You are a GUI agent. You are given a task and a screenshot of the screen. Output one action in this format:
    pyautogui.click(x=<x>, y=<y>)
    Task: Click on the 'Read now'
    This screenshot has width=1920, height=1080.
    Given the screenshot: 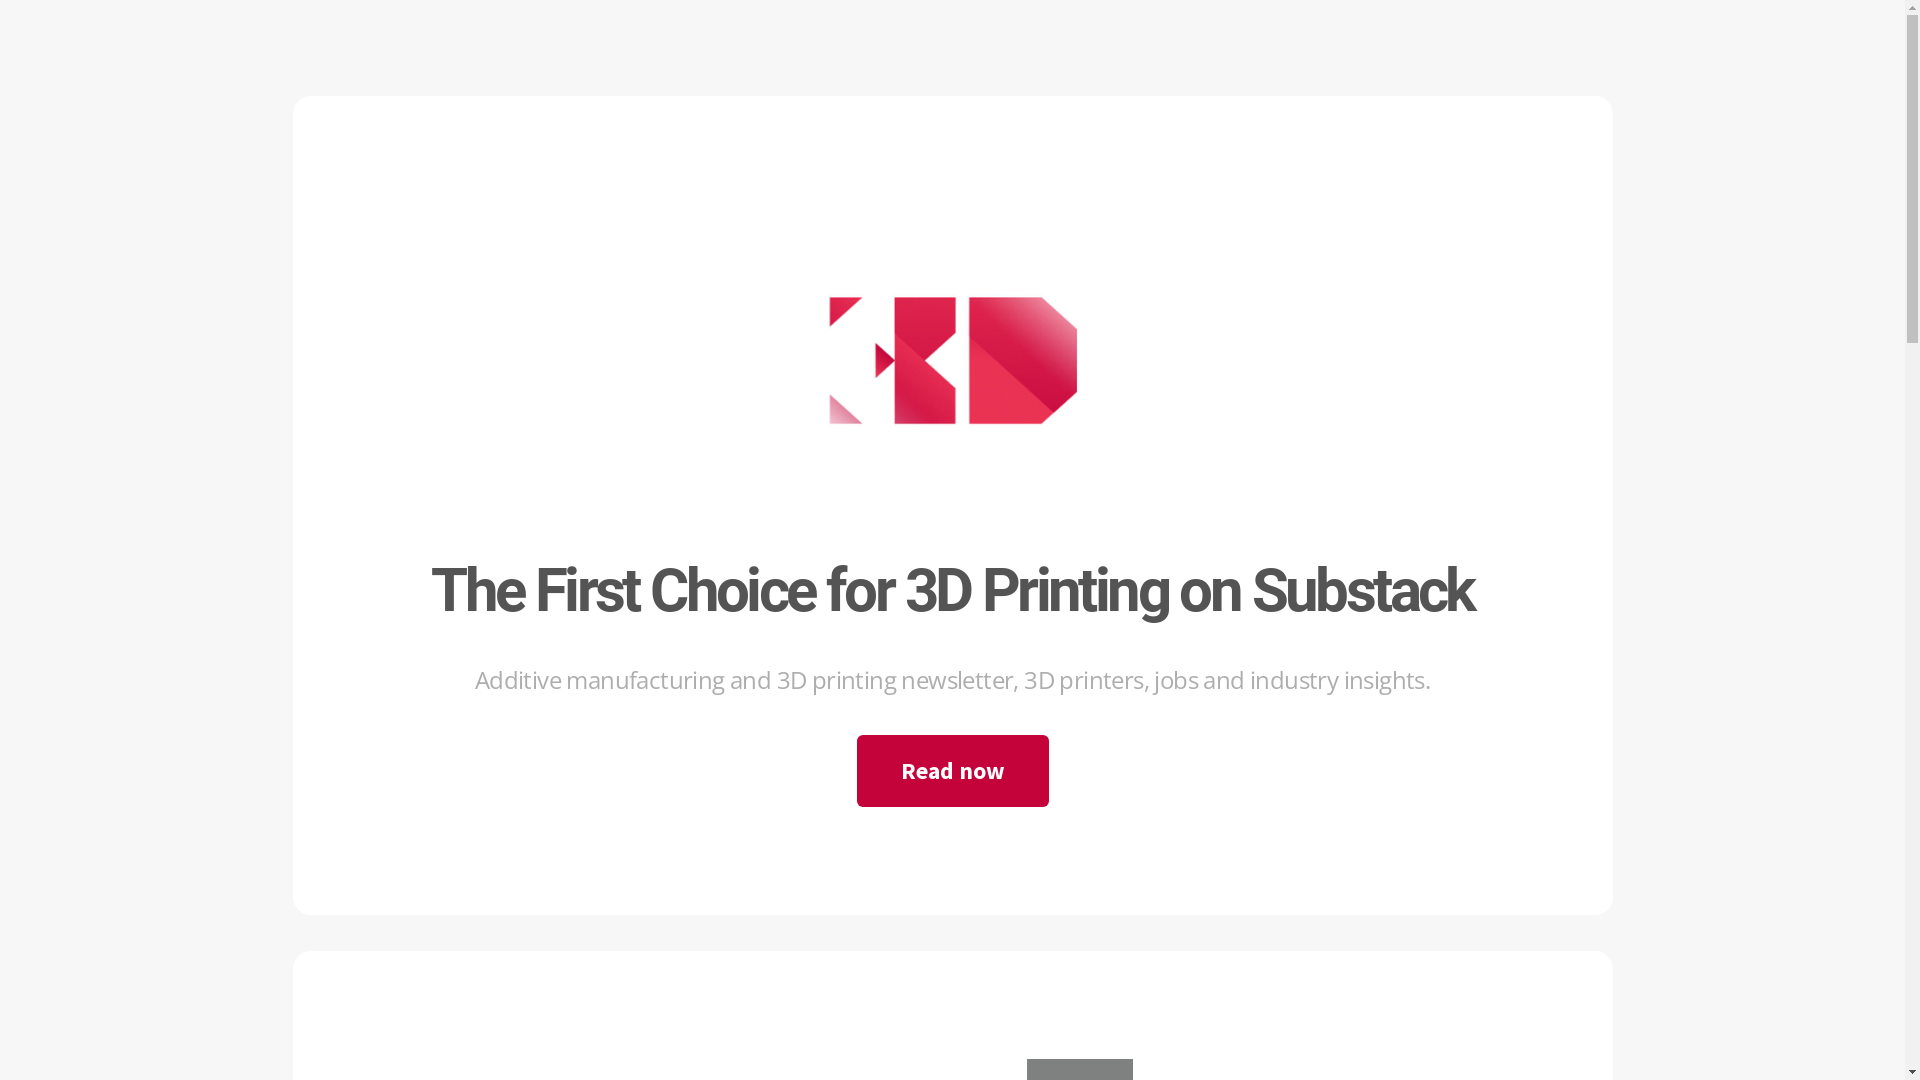 What is the action you would take?
    pyautogui.click(x=950, y=770)
    